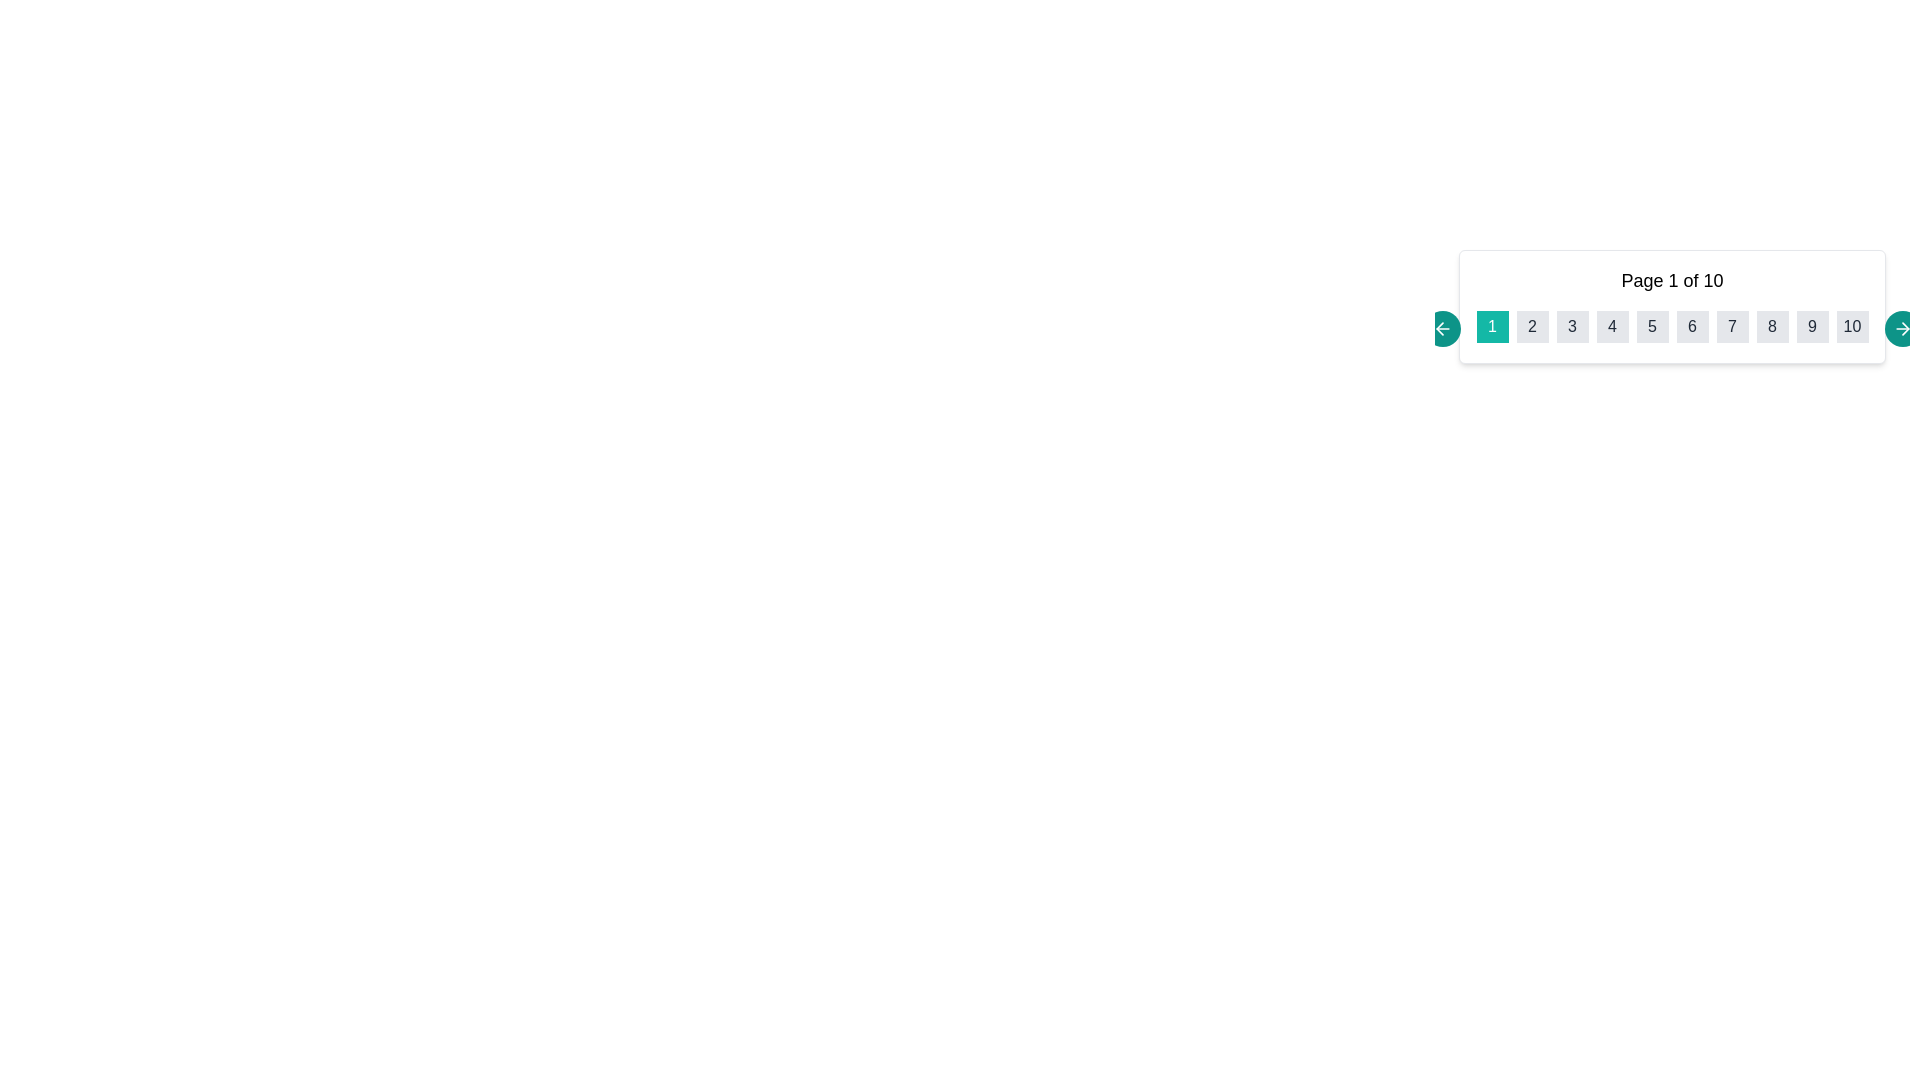 The height and width of the screenshot is (1080, 1920). Describe the element at coordinates (1442, 327) in the screenshot. I see `the circular teal button with a white left arrow icon, which is the first button on the left of the pagination bar` at that location.